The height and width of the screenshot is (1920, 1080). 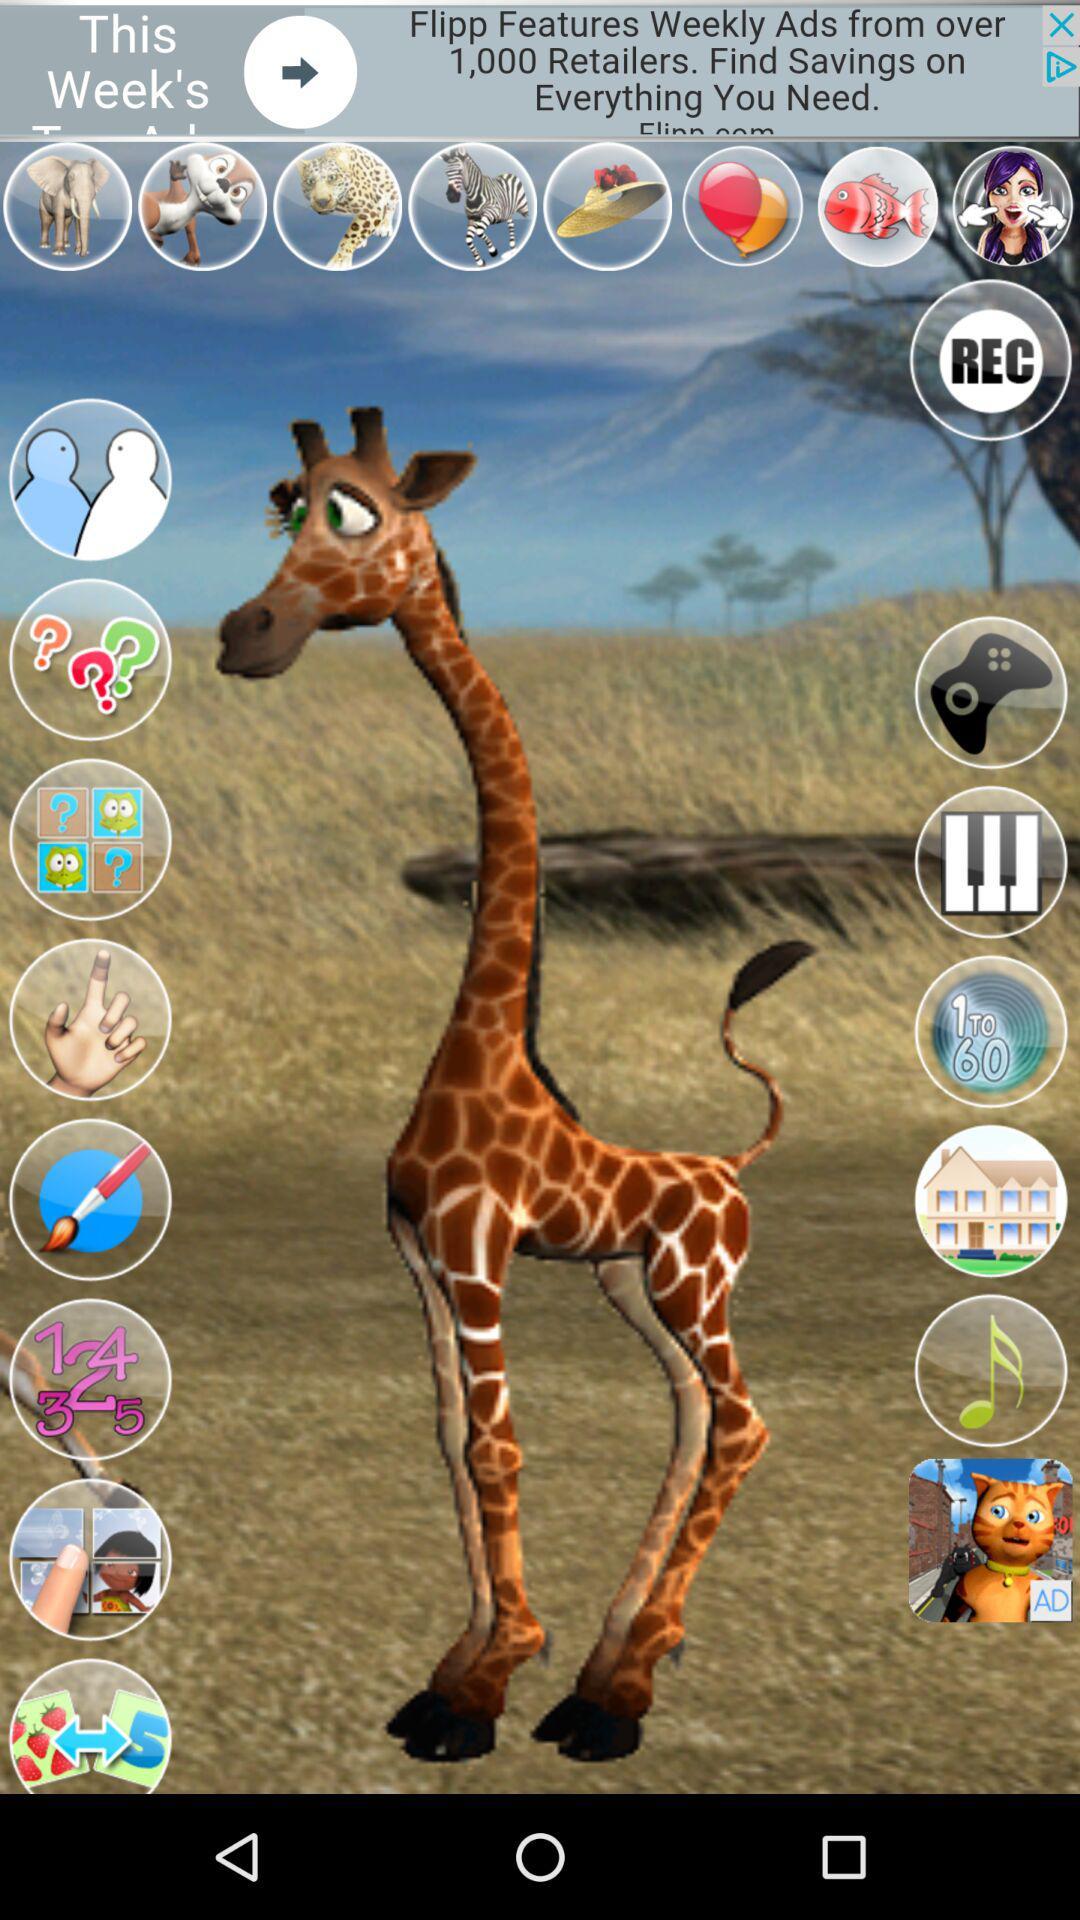 I want to click on the avatar icon, so click(x=88, y=1669).